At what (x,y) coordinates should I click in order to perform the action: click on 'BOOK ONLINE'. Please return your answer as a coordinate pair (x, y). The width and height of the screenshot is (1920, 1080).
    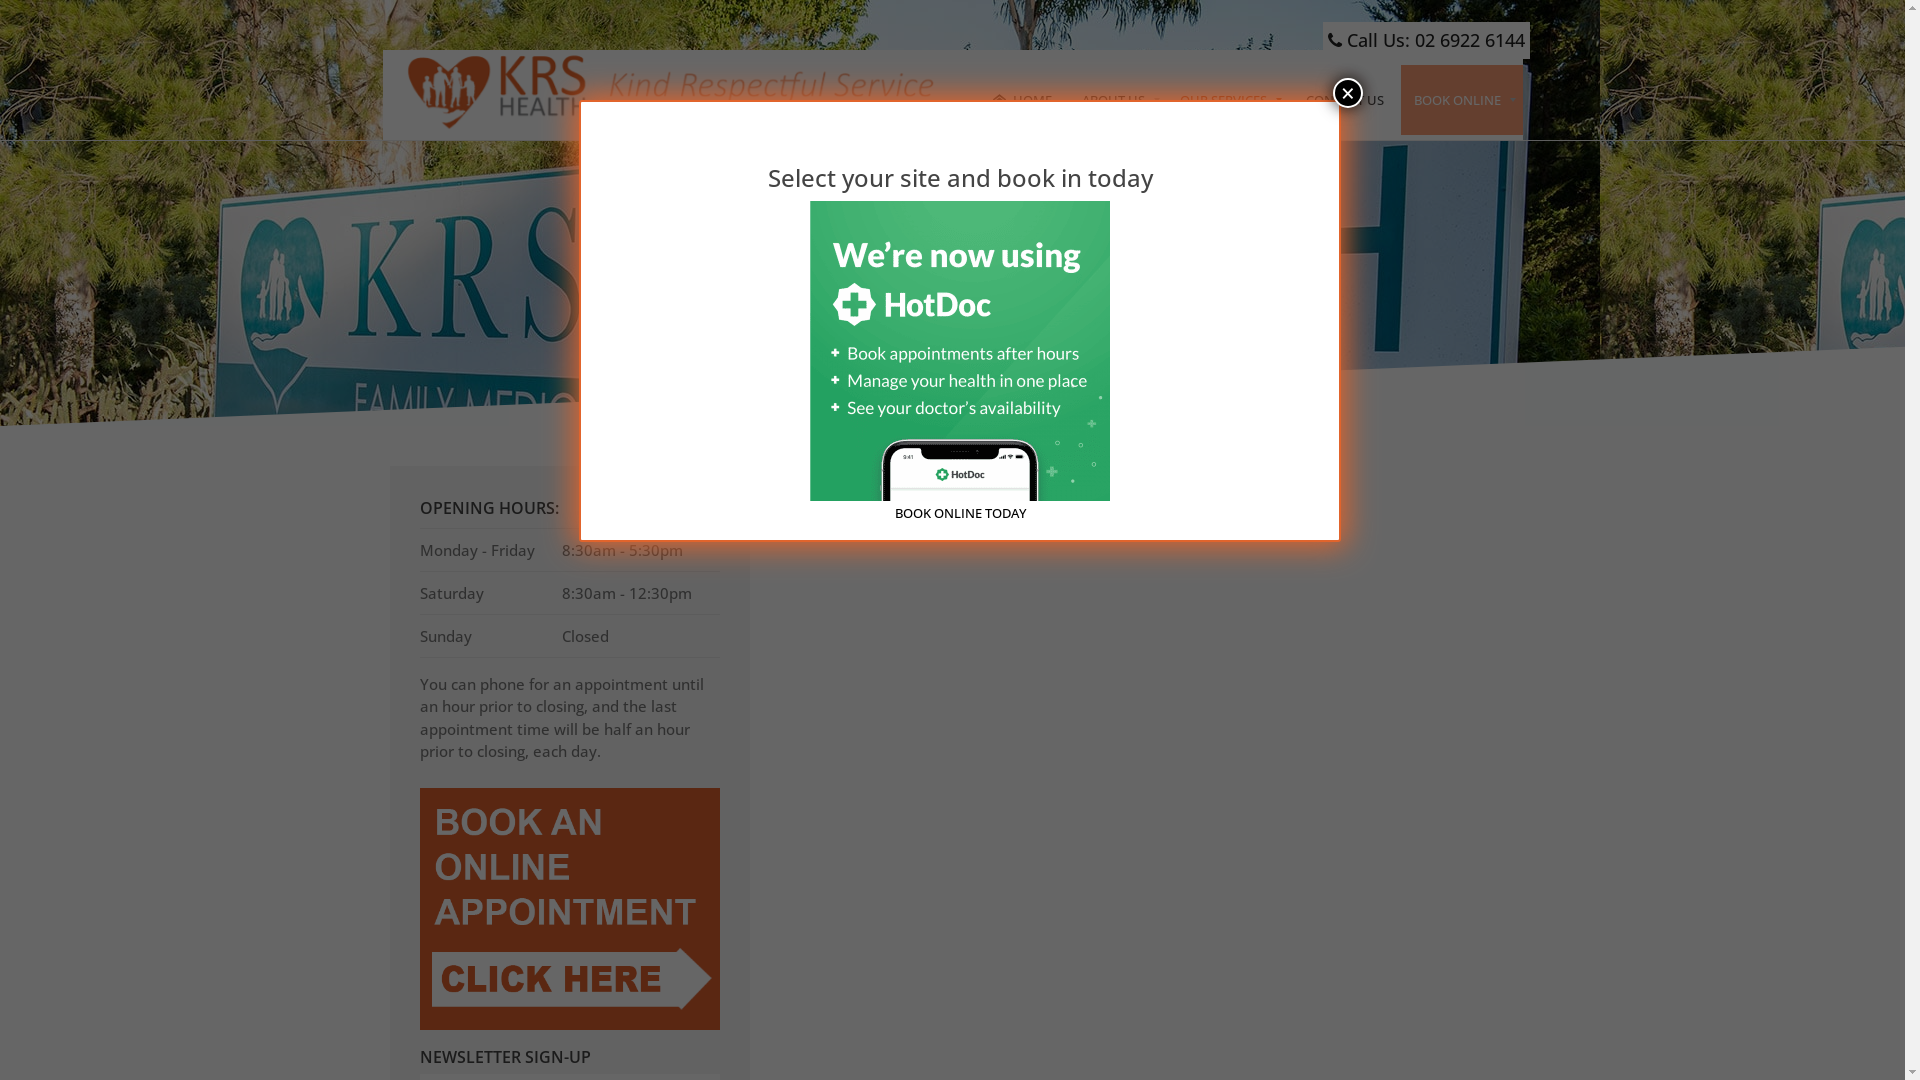
    Looking at the image, I should click on (1460, 100).